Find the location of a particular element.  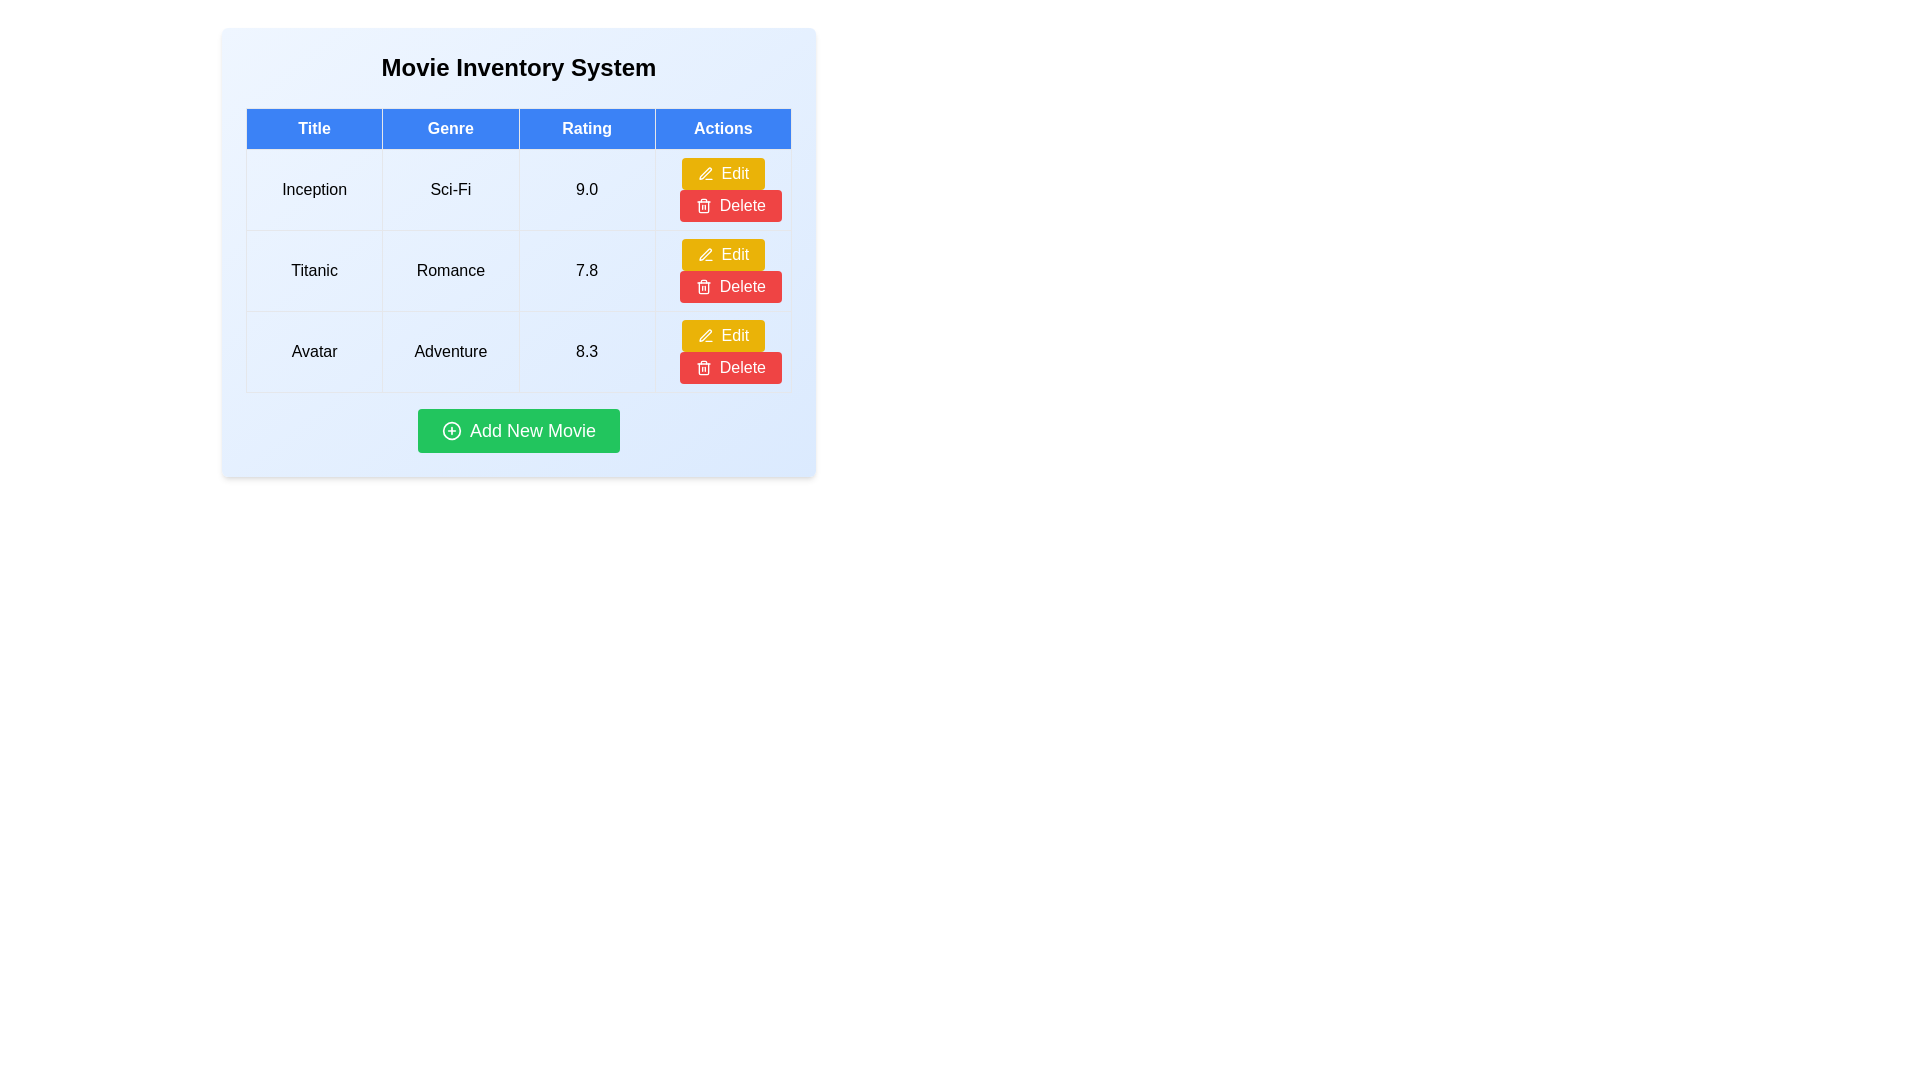

the 'Edit' icon is located at coordinates (705, 172).